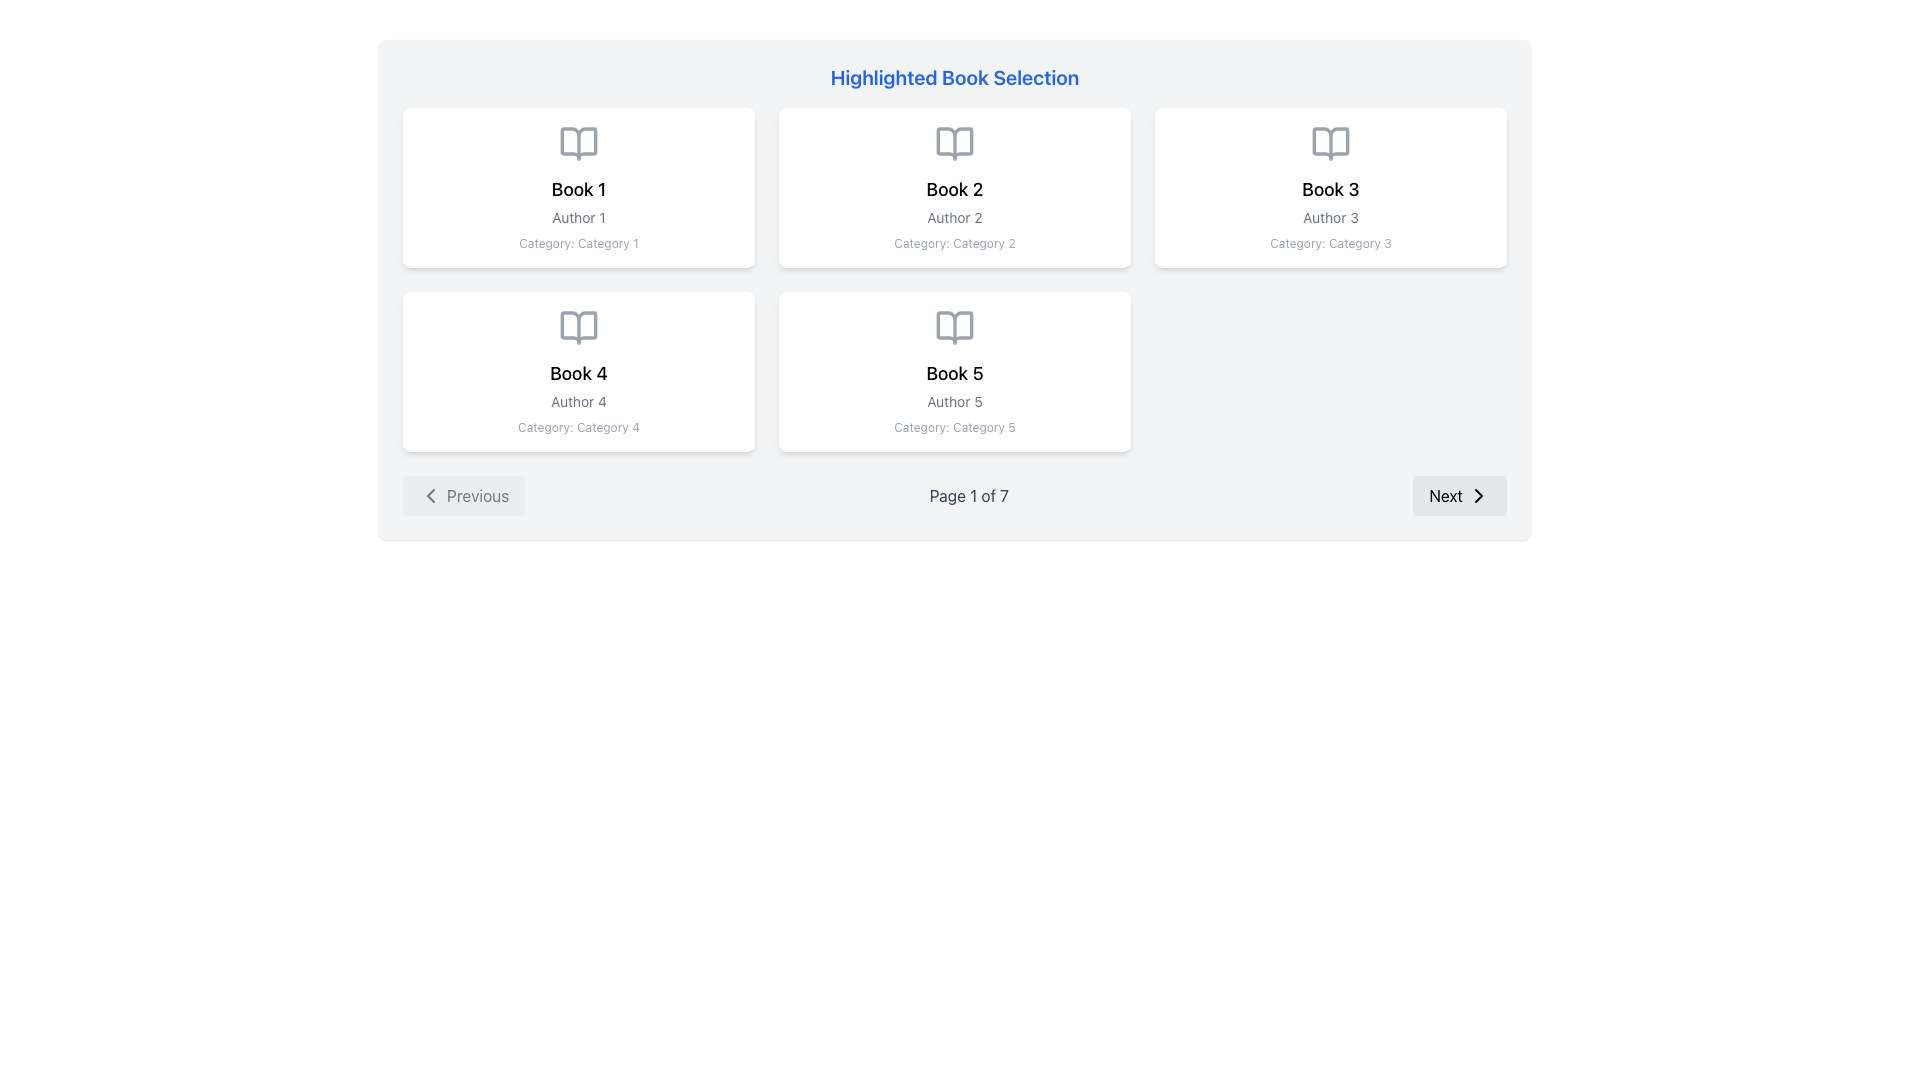 The height and width of the screenshot is (1080, 1920). What do you see at coordinates (969, 495) in the screenshot?
I see `the pagination status label located at the center of the horizontal navigation bar at the bottom of the interface, which displays the current page and total number of pages` at bounding box center [969, 495].